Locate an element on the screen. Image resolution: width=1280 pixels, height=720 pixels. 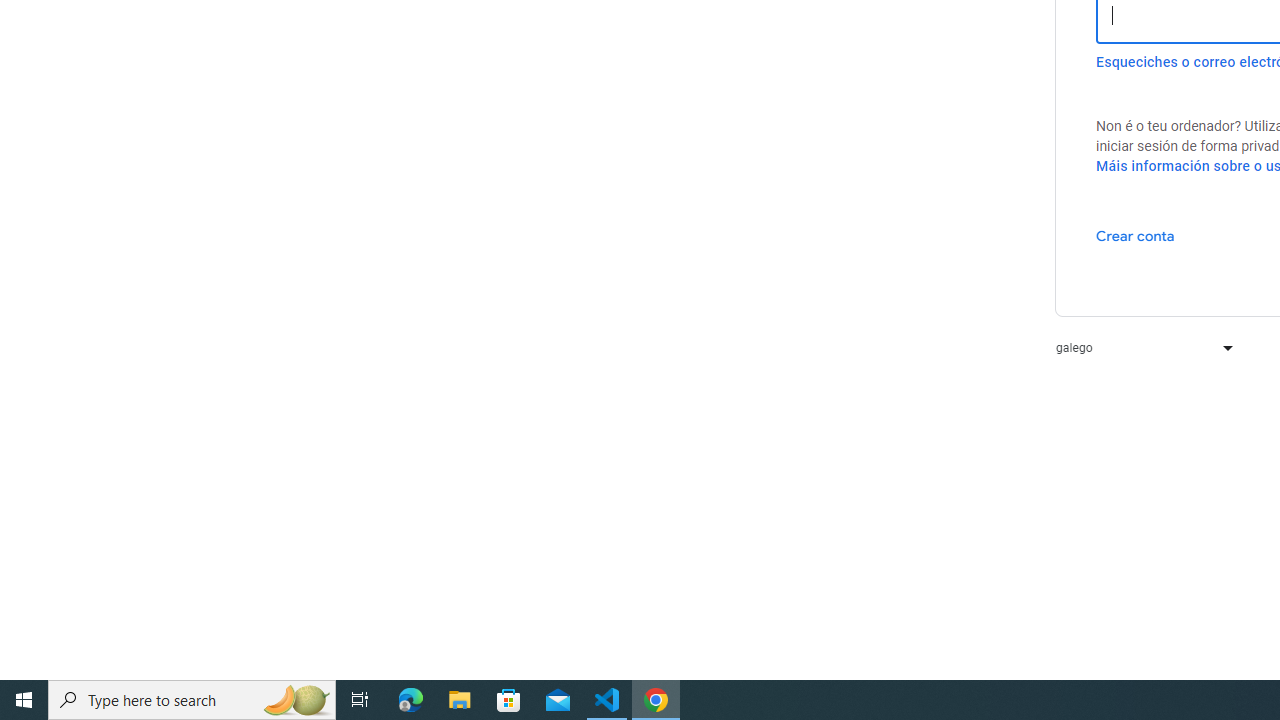
'Crear conta' is located at coordinates (1135, 234).